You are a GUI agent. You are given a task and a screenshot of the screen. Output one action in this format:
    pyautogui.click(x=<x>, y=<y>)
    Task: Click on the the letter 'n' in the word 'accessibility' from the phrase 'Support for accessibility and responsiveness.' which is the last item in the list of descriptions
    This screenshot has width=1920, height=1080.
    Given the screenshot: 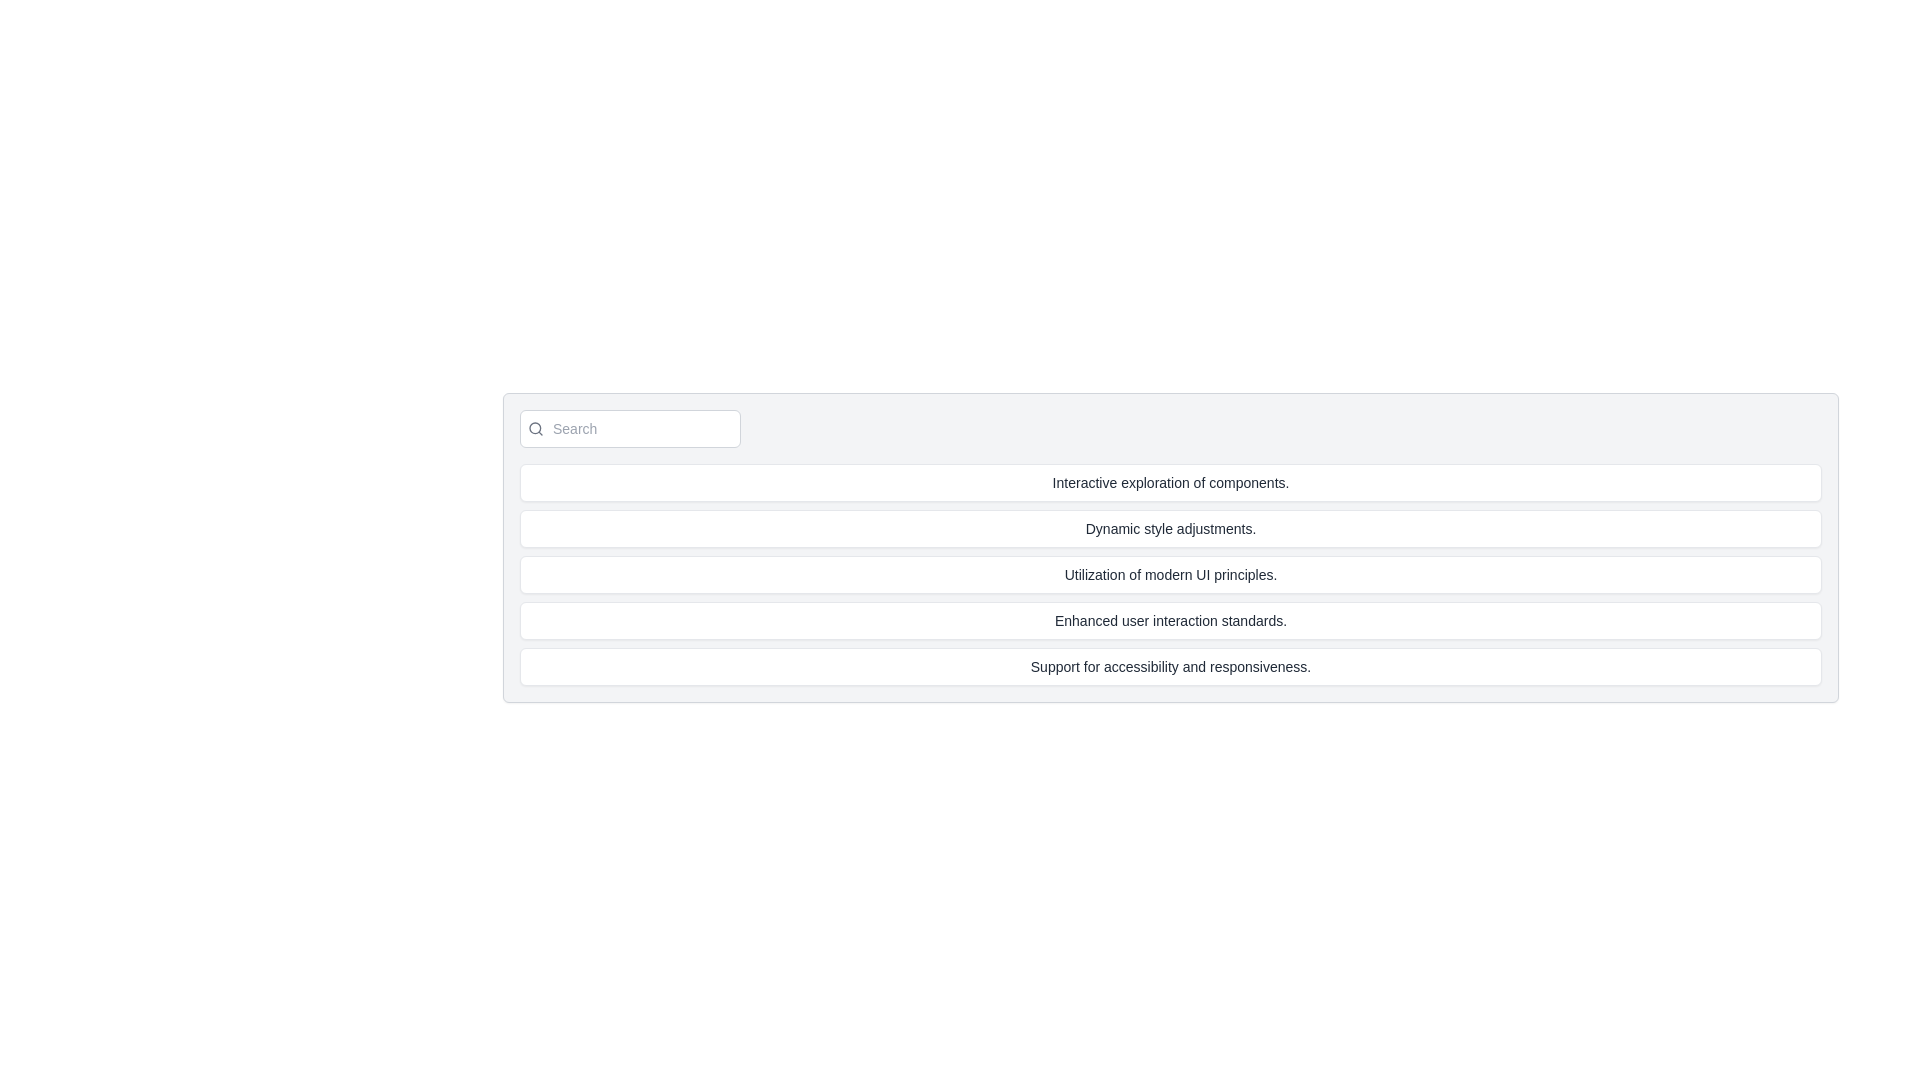 What is the action you would take?
    pyautogui.click(x=1194, y=667)
    